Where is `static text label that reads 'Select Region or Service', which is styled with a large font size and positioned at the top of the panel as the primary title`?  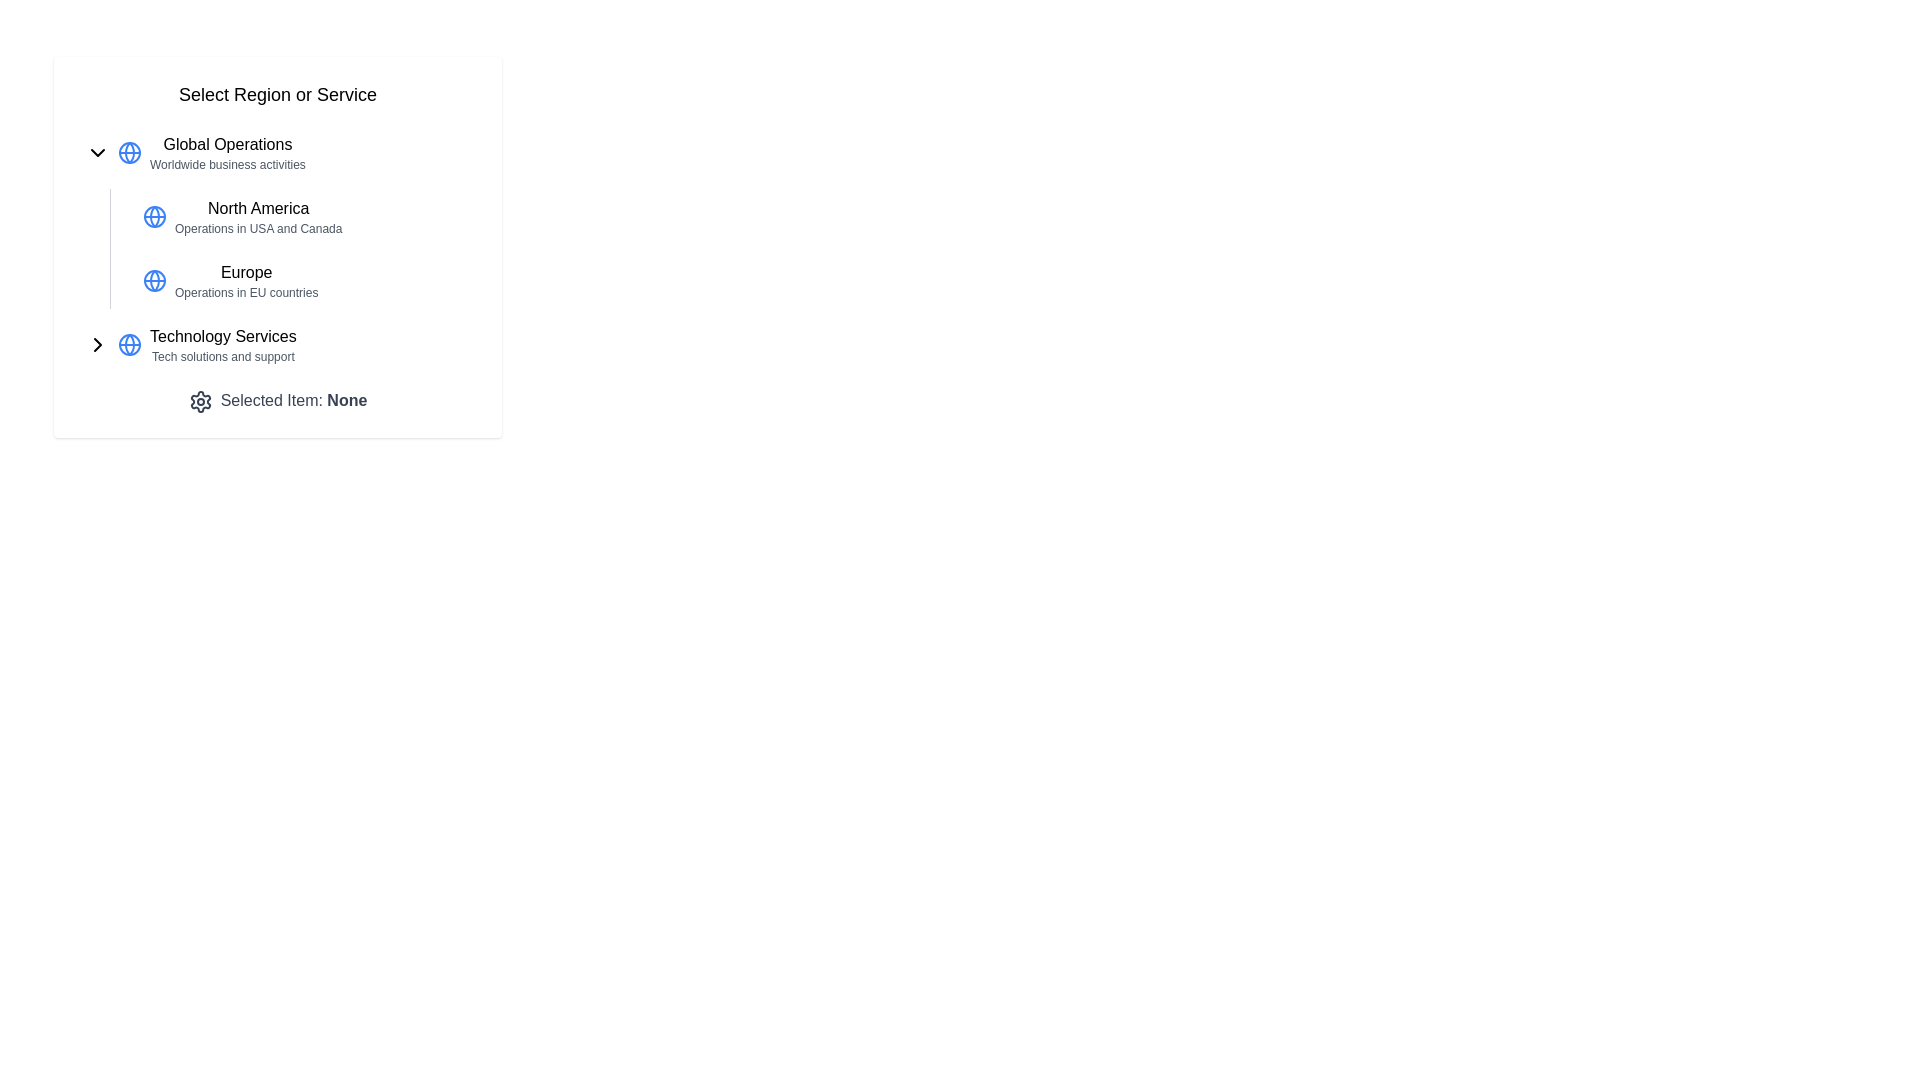
static text label that reads 'Select Region or Service', which is styled with a large font size and positioned at the top of the panel as the primary title is located at coordinates (277, 95).